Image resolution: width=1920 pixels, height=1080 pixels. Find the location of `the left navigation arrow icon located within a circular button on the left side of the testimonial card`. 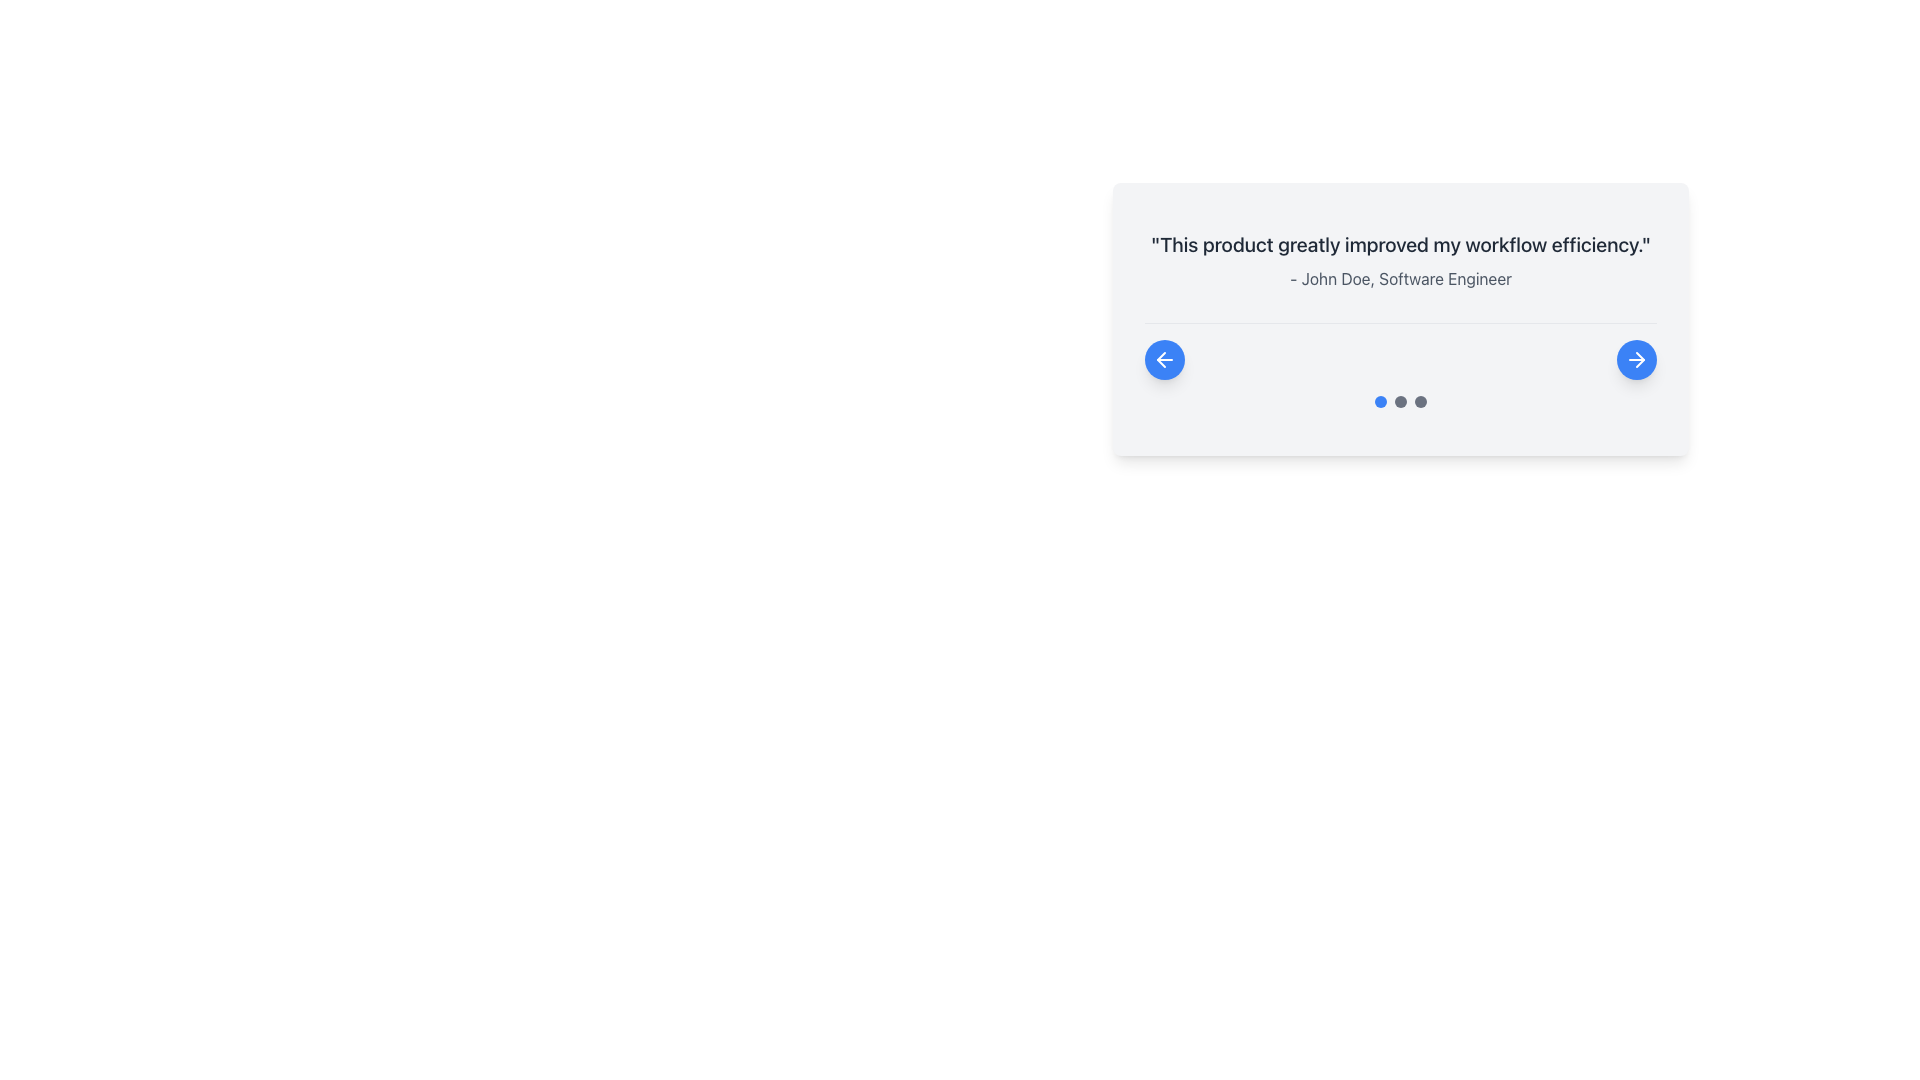

the left navigation arrow icon located within a circular button on the left side of the testimonial card is located at coordinates (1161, 358).